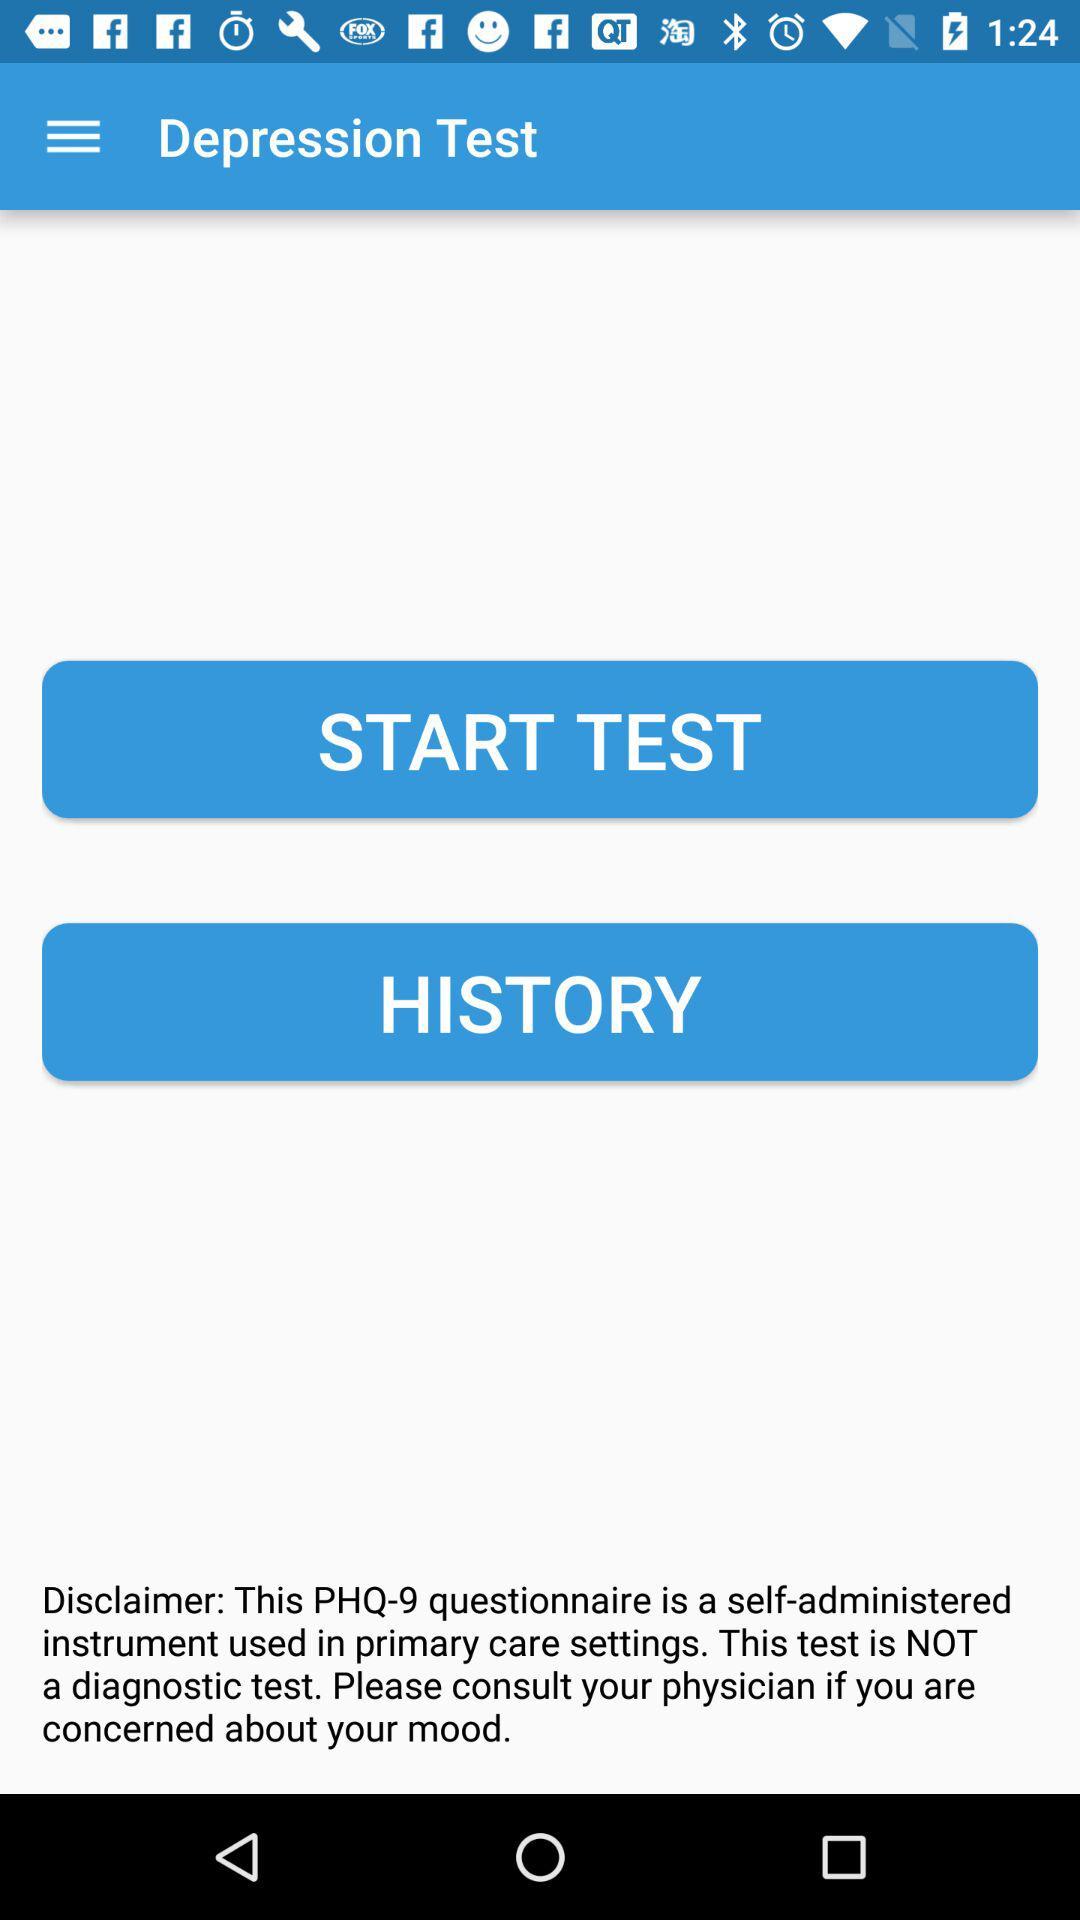  I want to click on the start test item, so click(540, 738).